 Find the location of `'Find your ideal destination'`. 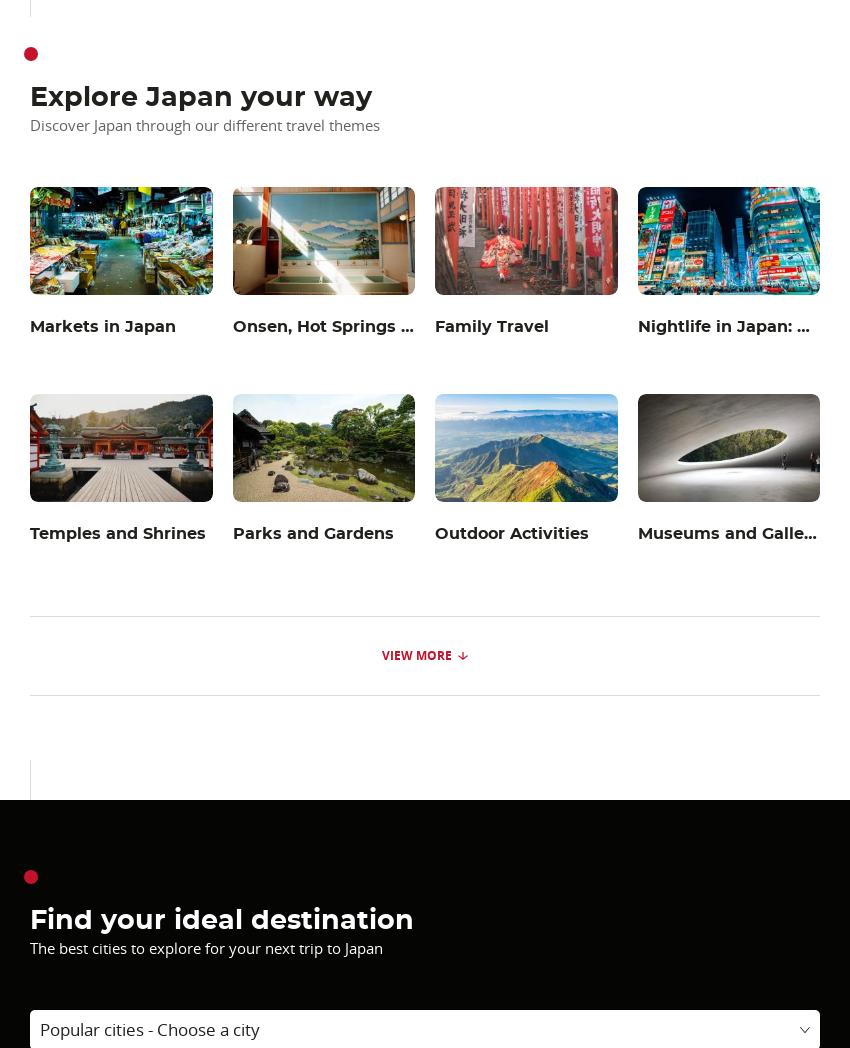

'Find your ideal destination' is located at coordinates (29, 920).